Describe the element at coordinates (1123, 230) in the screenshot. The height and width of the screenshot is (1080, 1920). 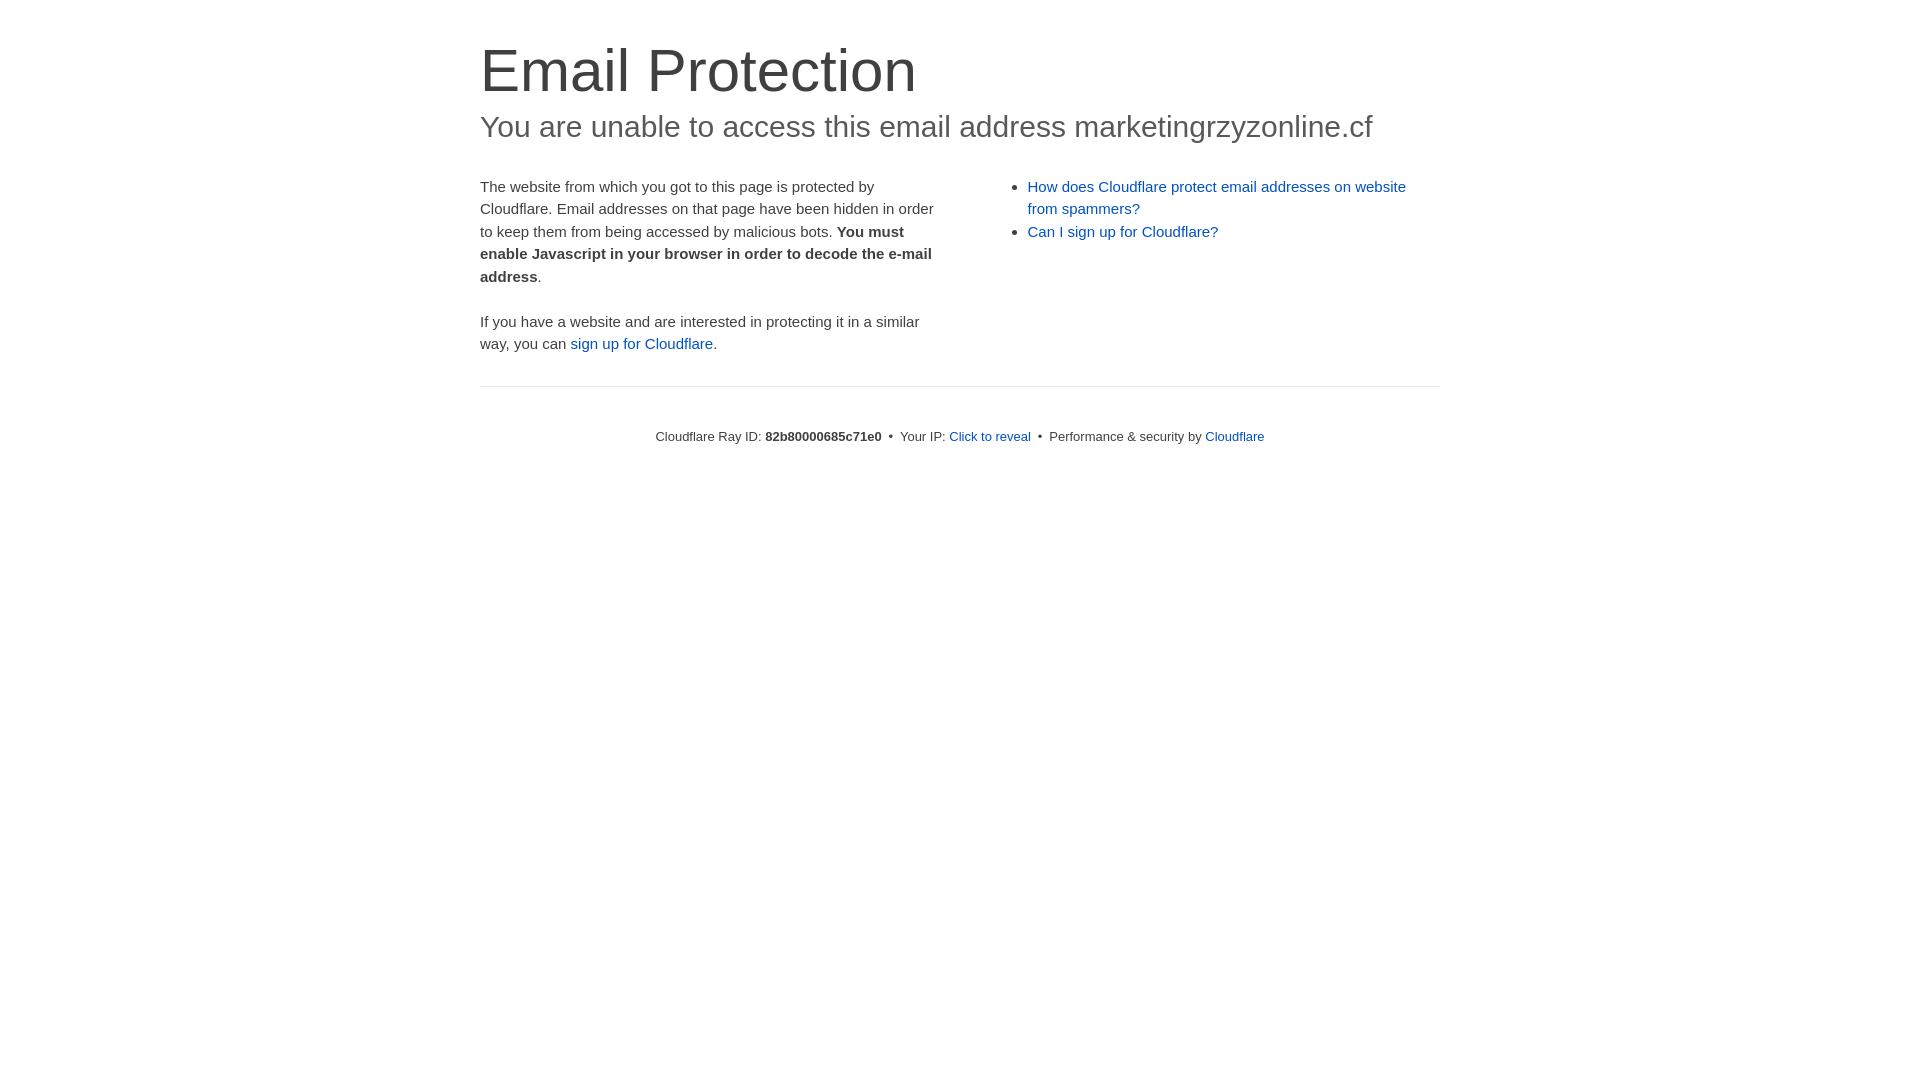
I see `'Can I sign up for Cloudflare?'` at that location.